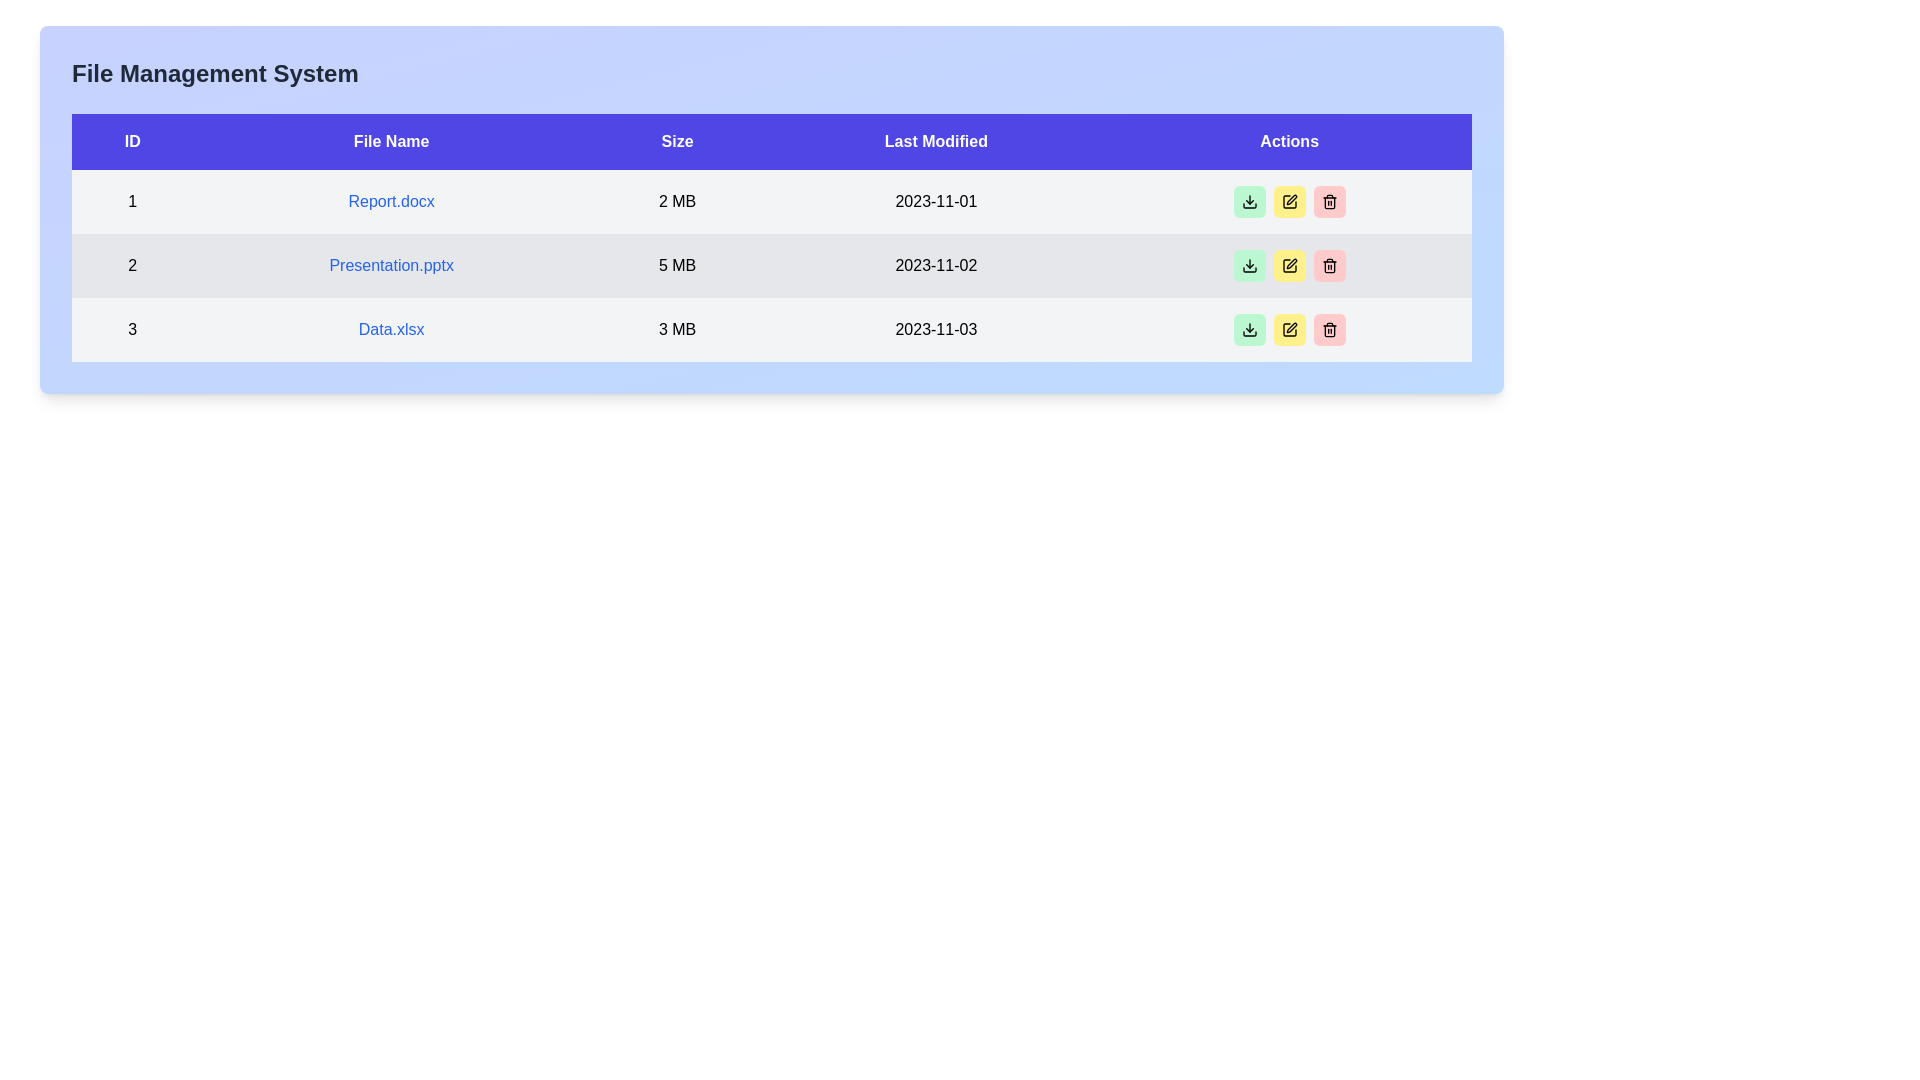  Describe the element at coordinates (677, 329) in the screenshot. I see `the Table Cell Content displaying the size of the file in the third row under the 'Size' header` at that location.